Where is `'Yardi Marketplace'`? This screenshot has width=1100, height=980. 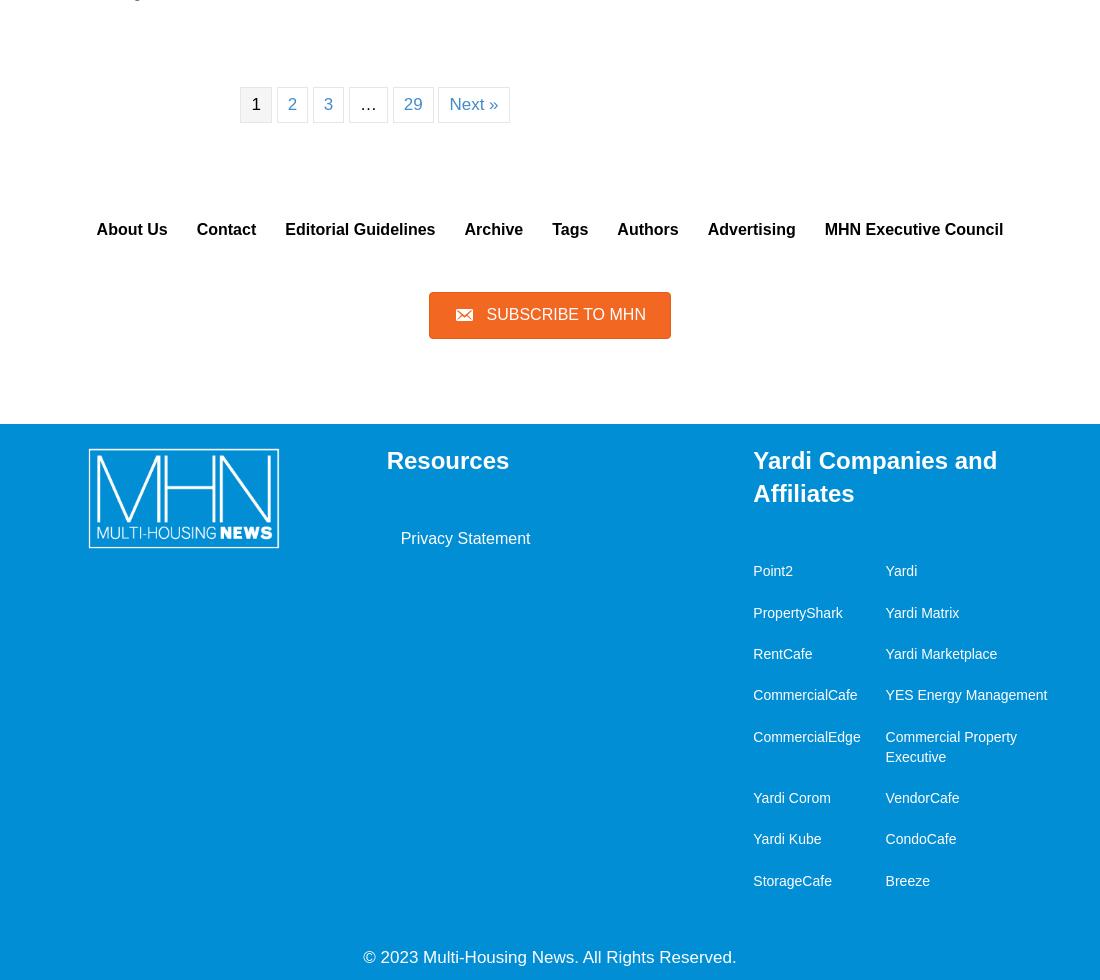
'Yardi Marketplace' is located at coordinates (883, 652).